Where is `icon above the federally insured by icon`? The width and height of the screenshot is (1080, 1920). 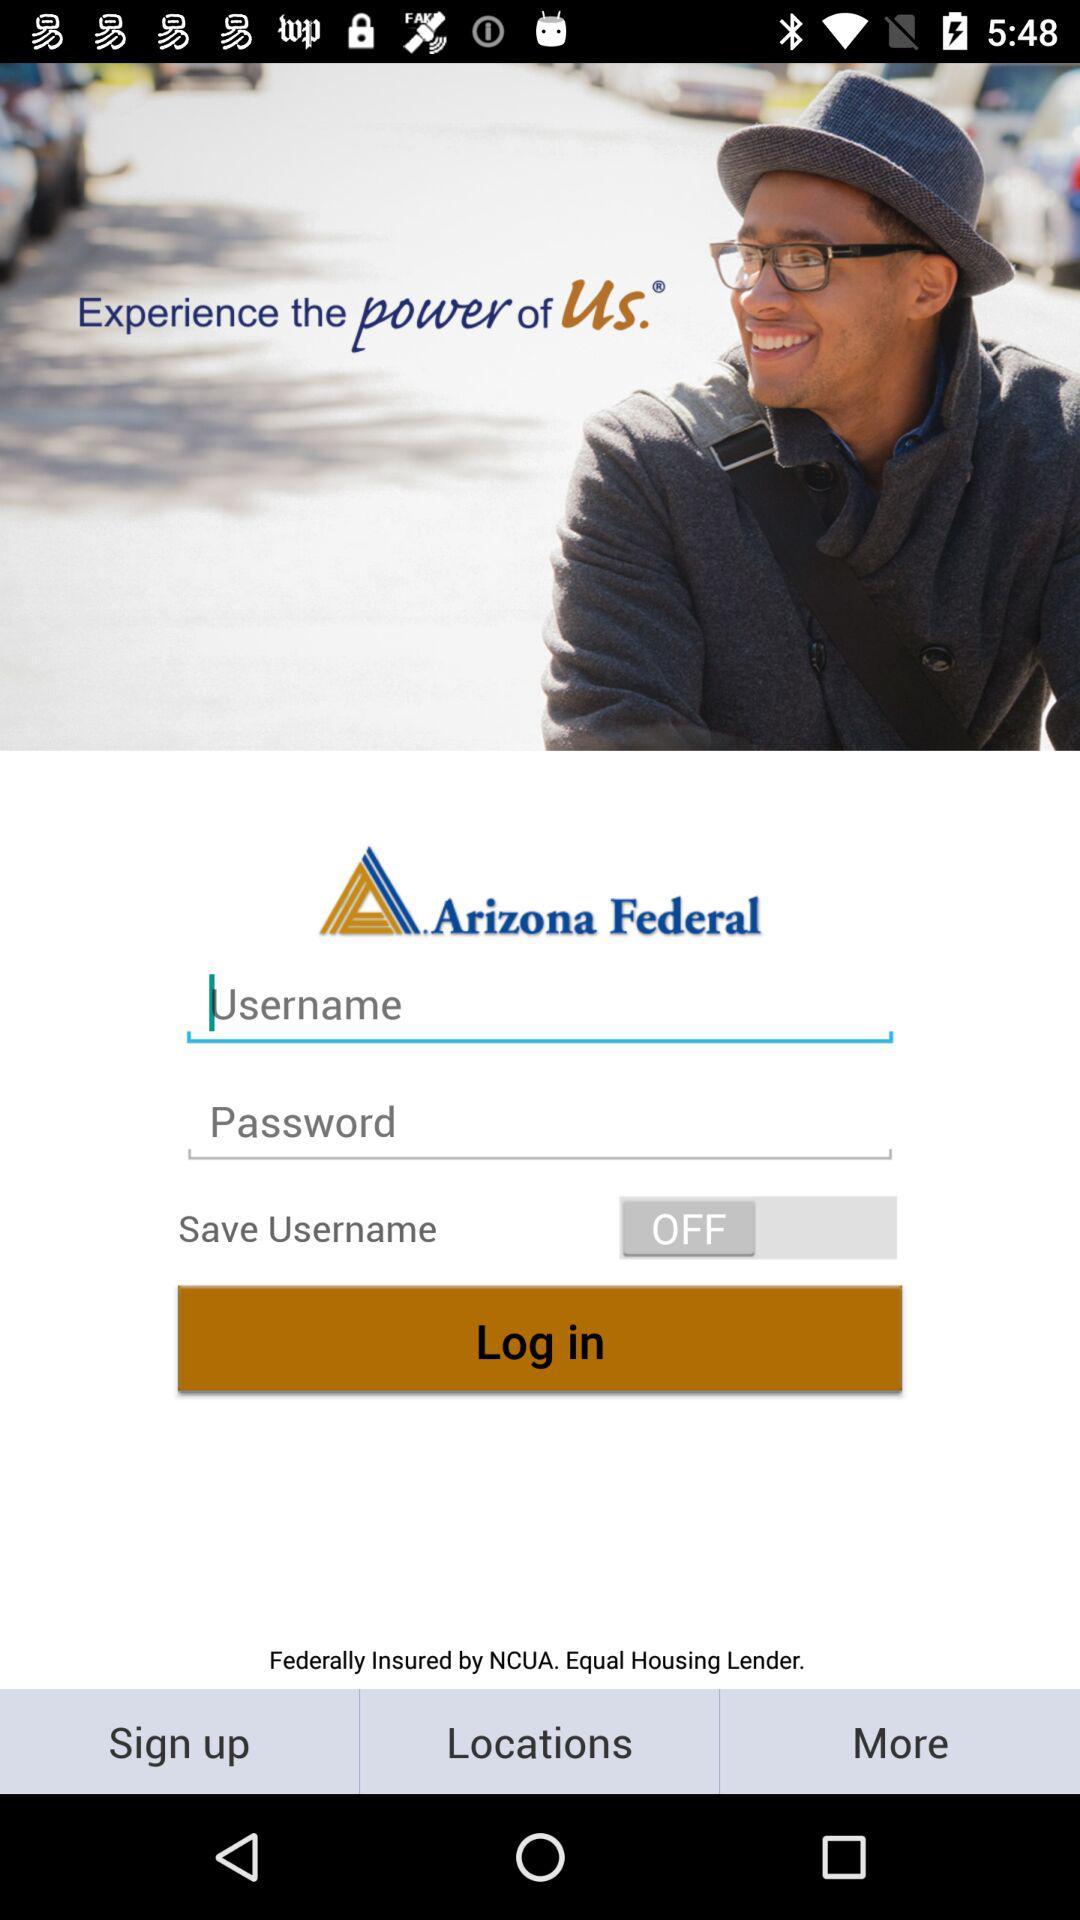
icon above the federally insured by icon is located at coordinates (540, 1340).